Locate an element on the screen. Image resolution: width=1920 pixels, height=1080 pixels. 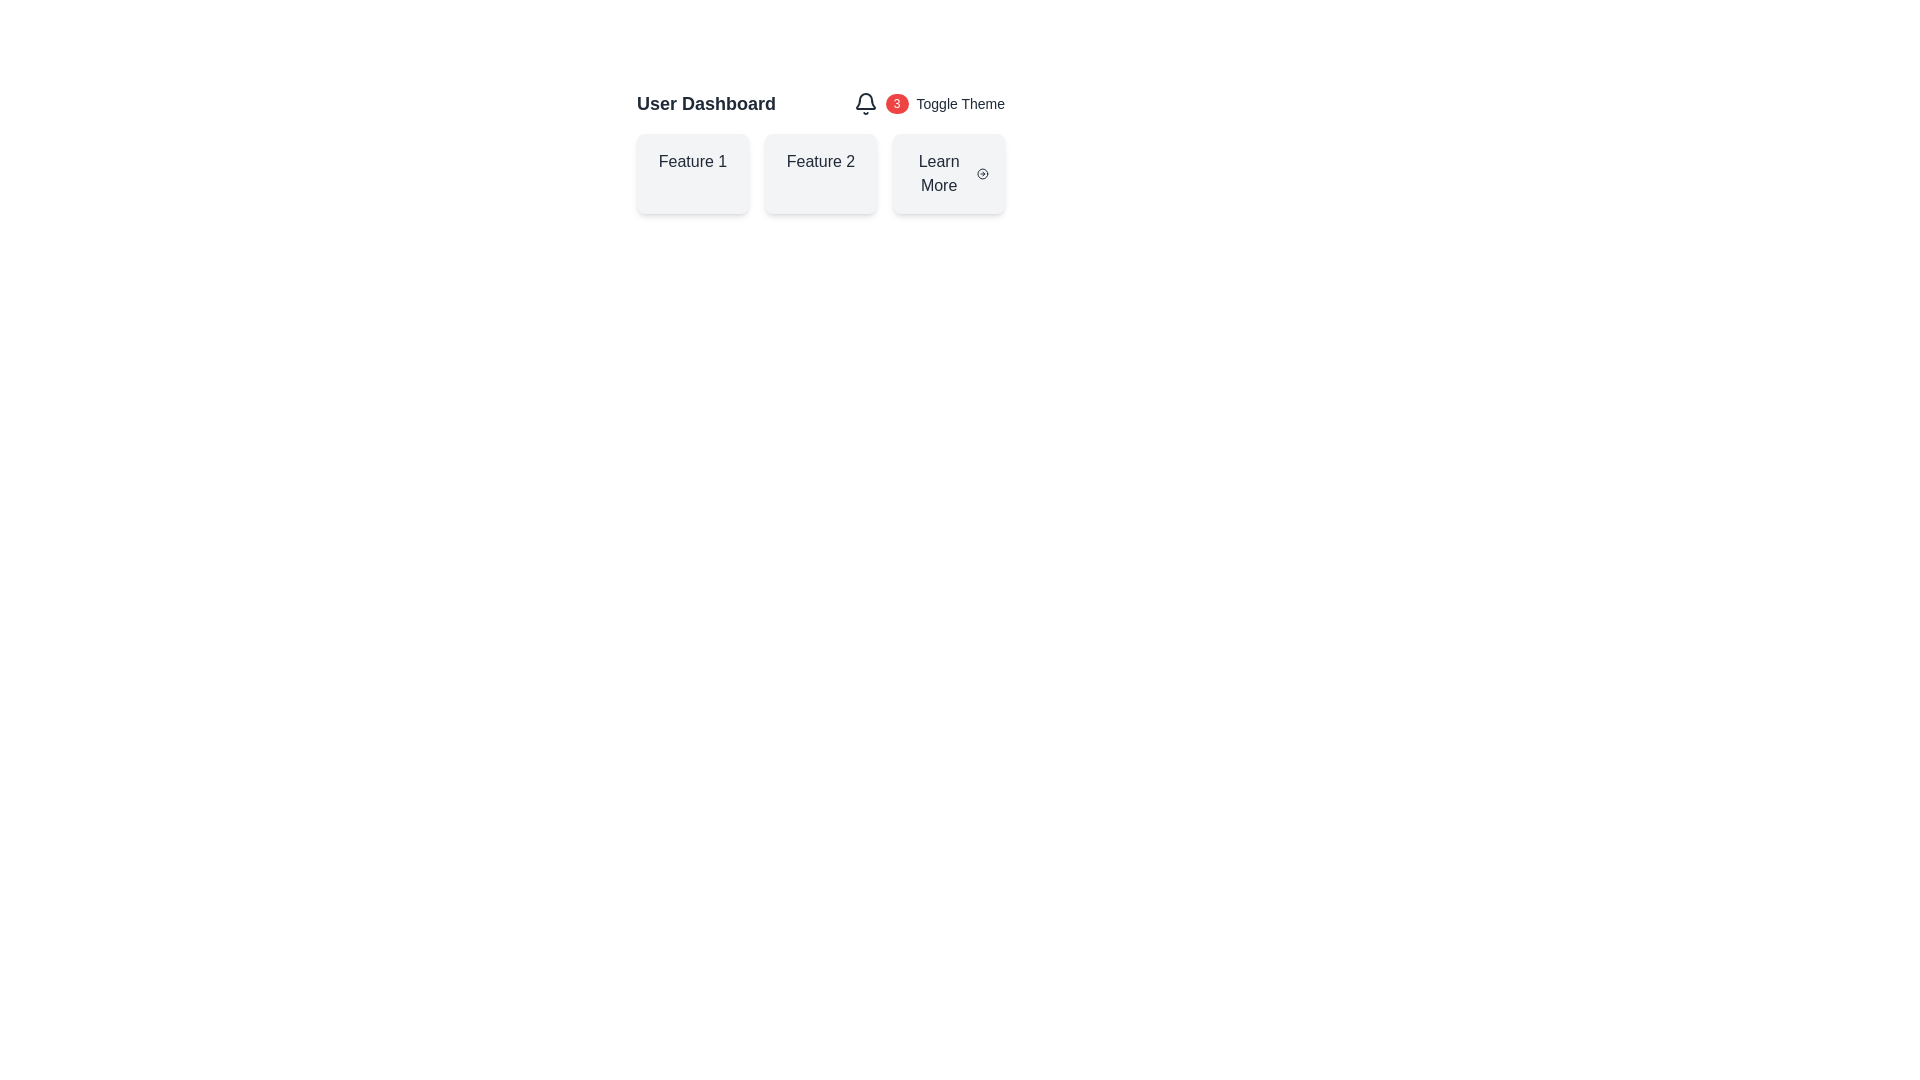
the second card in the dashboard, located below the 'User Dashboard' title, flanked by 'Feature 1' on the left and 'Learn More' on the right is located at coordinates (820, 172).